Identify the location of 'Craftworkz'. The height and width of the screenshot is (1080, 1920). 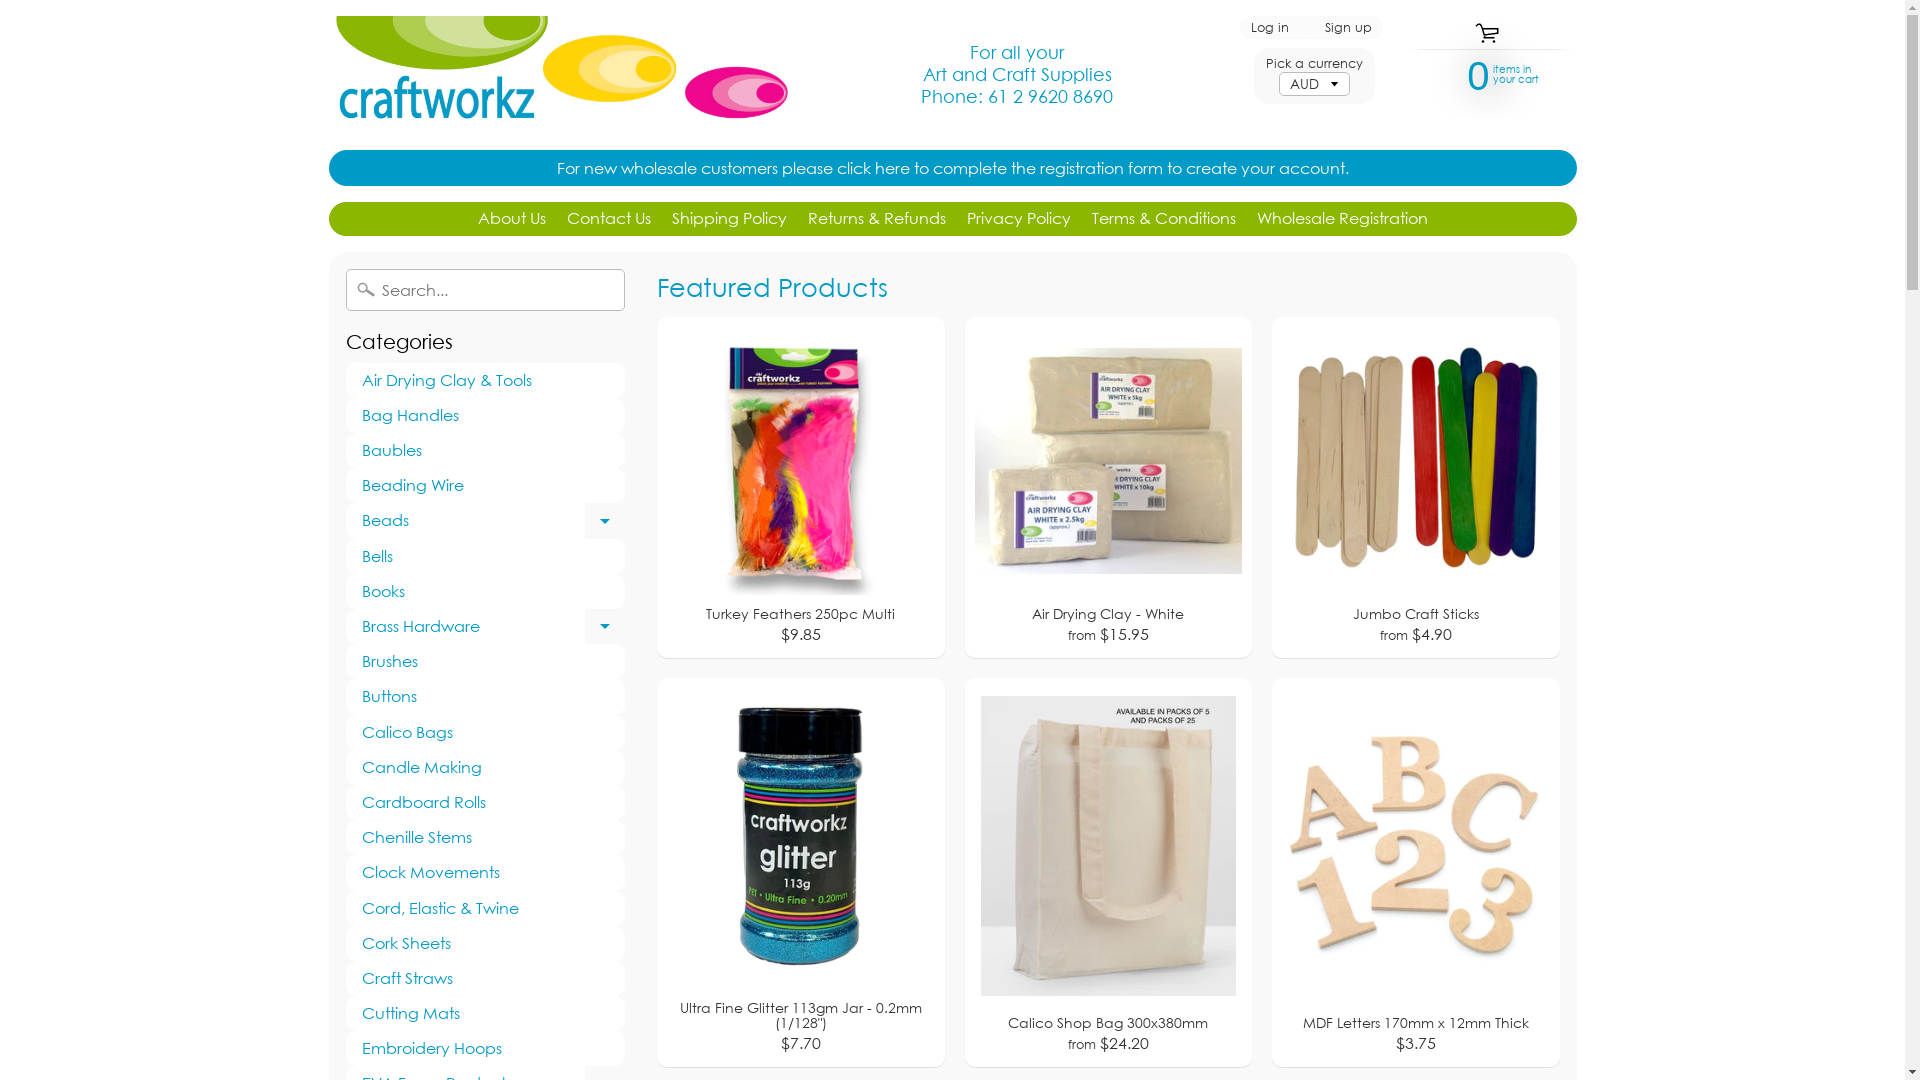
(557, 73).